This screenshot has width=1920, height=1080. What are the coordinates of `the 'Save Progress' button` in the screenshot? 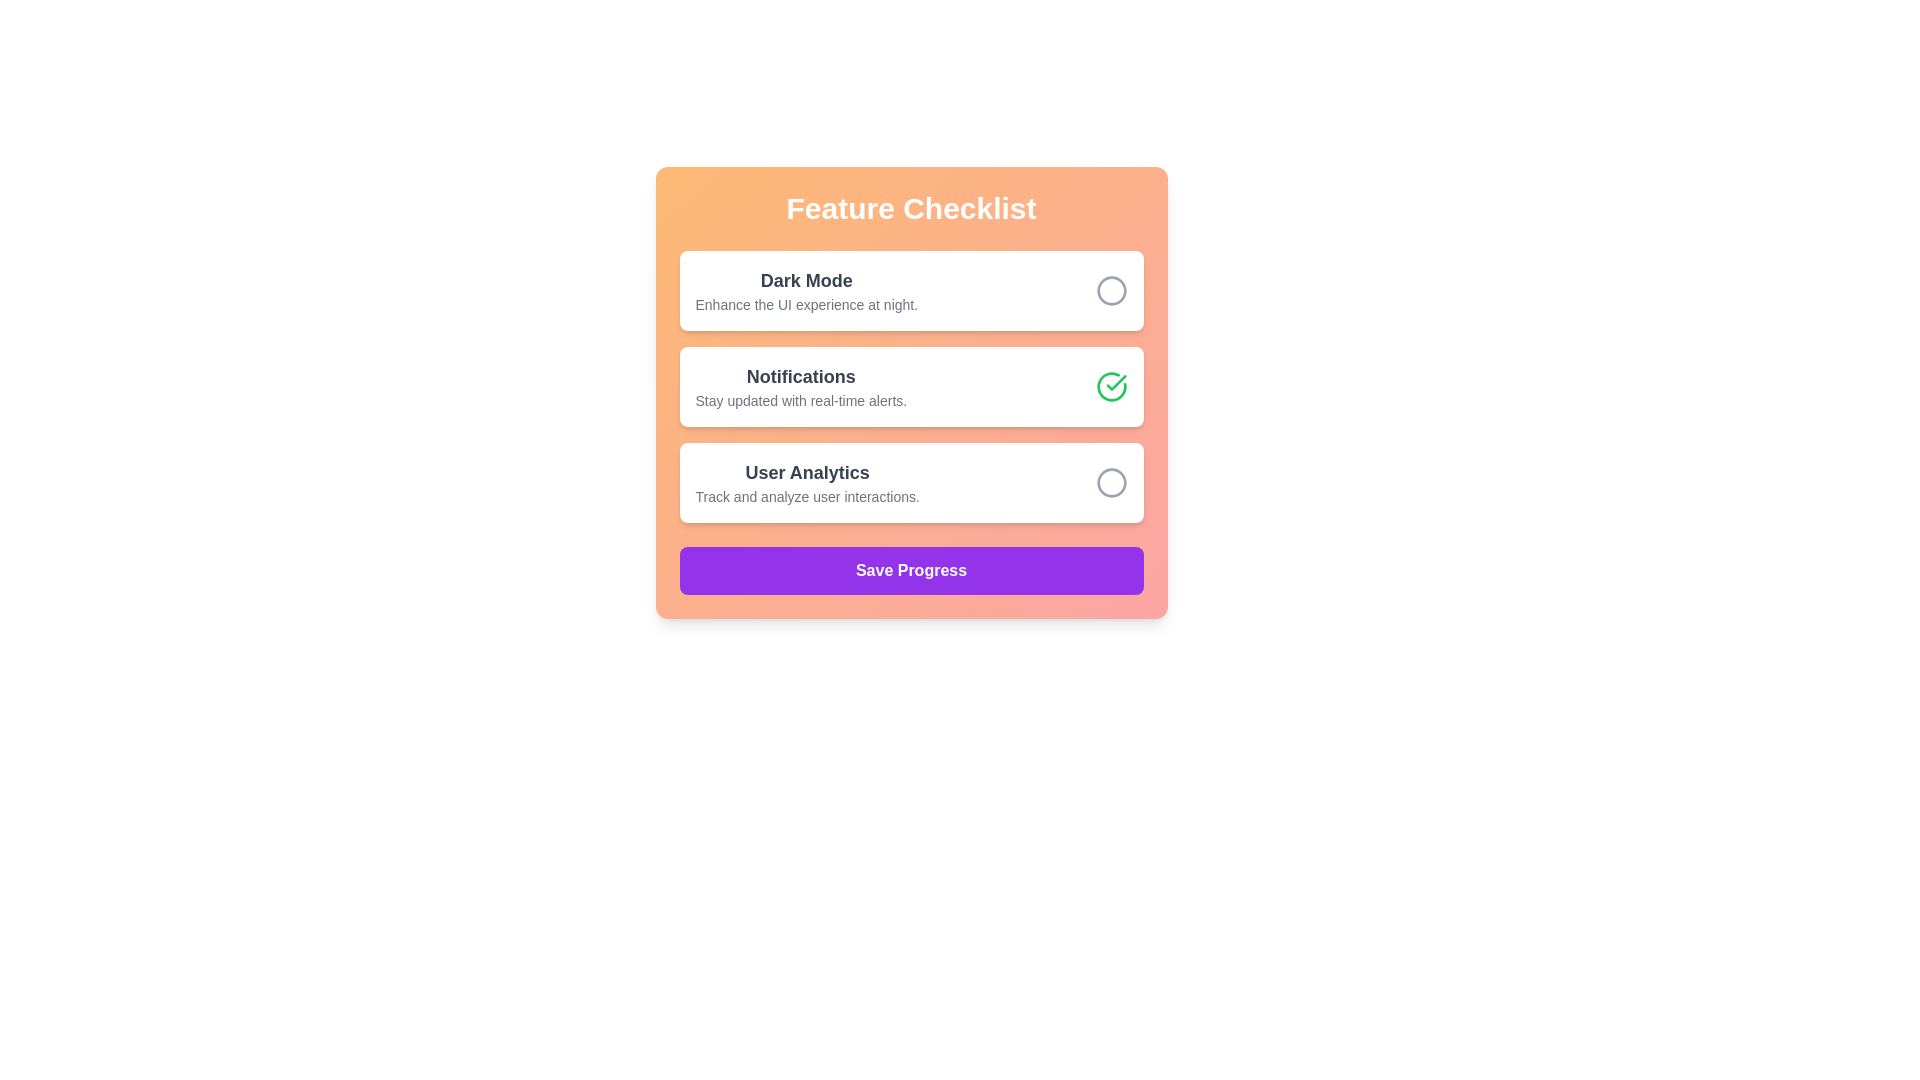 It's located at (910, 570).